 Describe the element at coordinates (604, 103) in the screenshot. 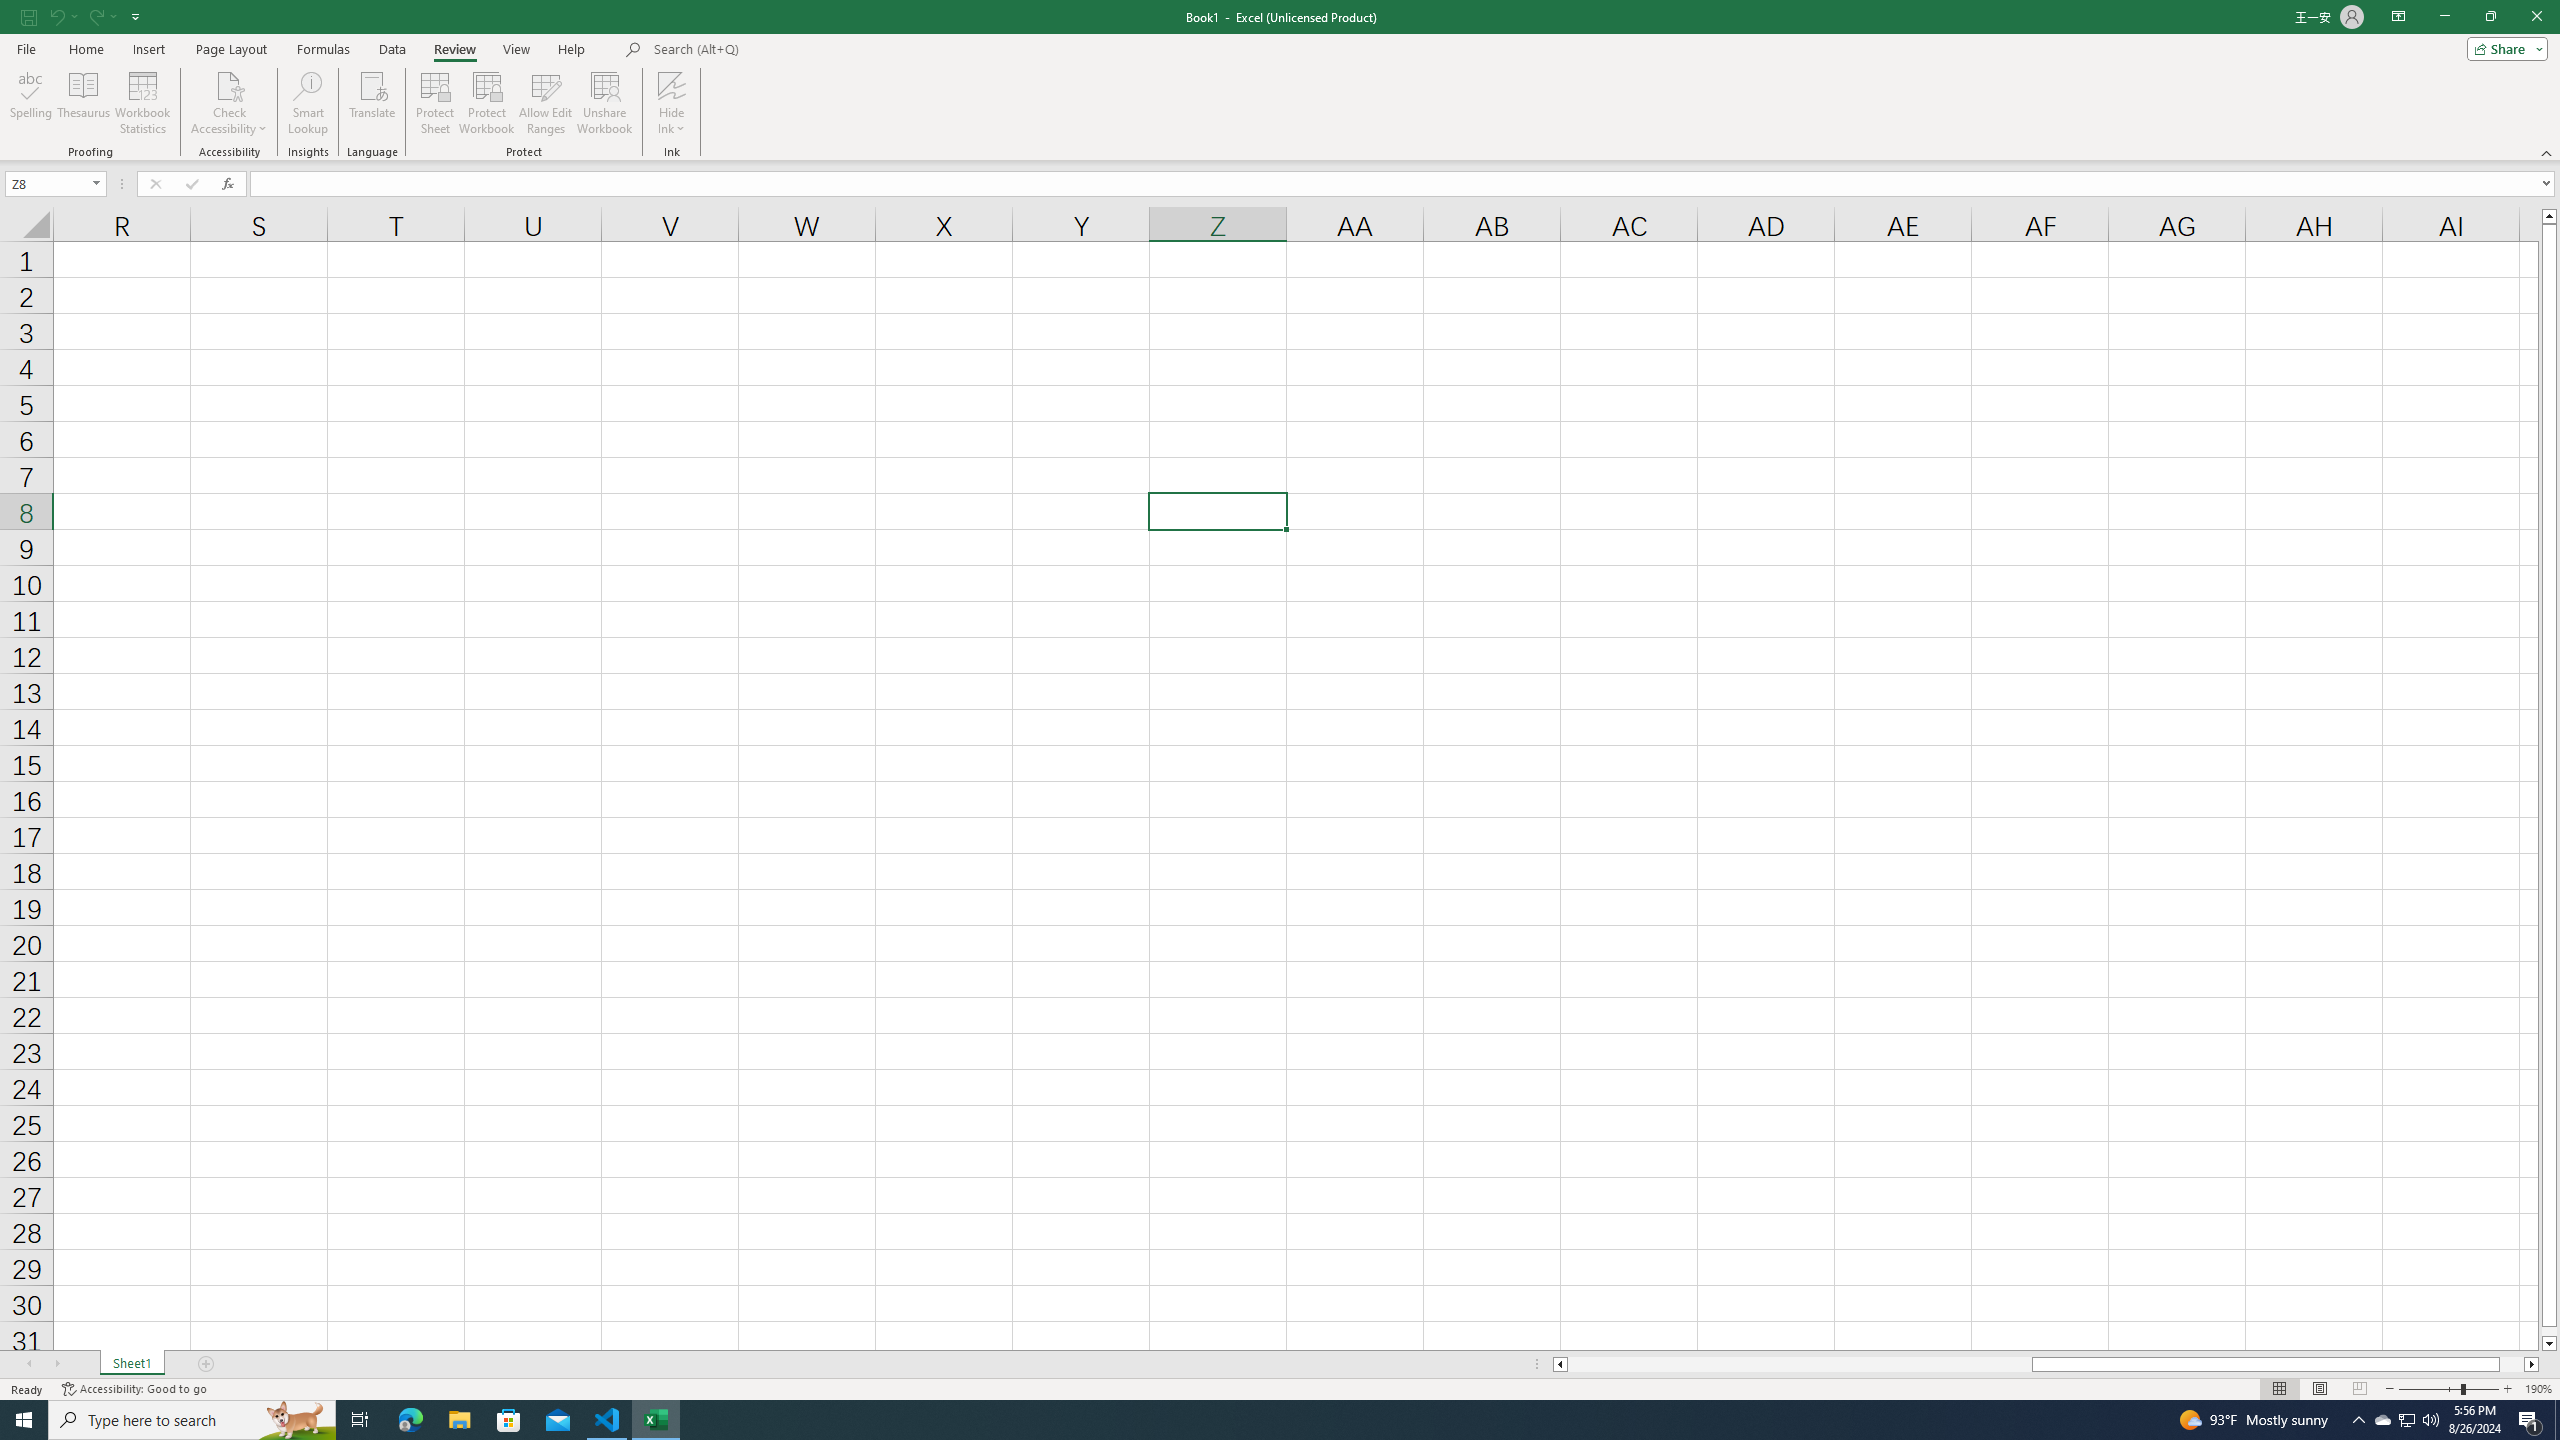

I see `'Unshare Workbook'` at that location.